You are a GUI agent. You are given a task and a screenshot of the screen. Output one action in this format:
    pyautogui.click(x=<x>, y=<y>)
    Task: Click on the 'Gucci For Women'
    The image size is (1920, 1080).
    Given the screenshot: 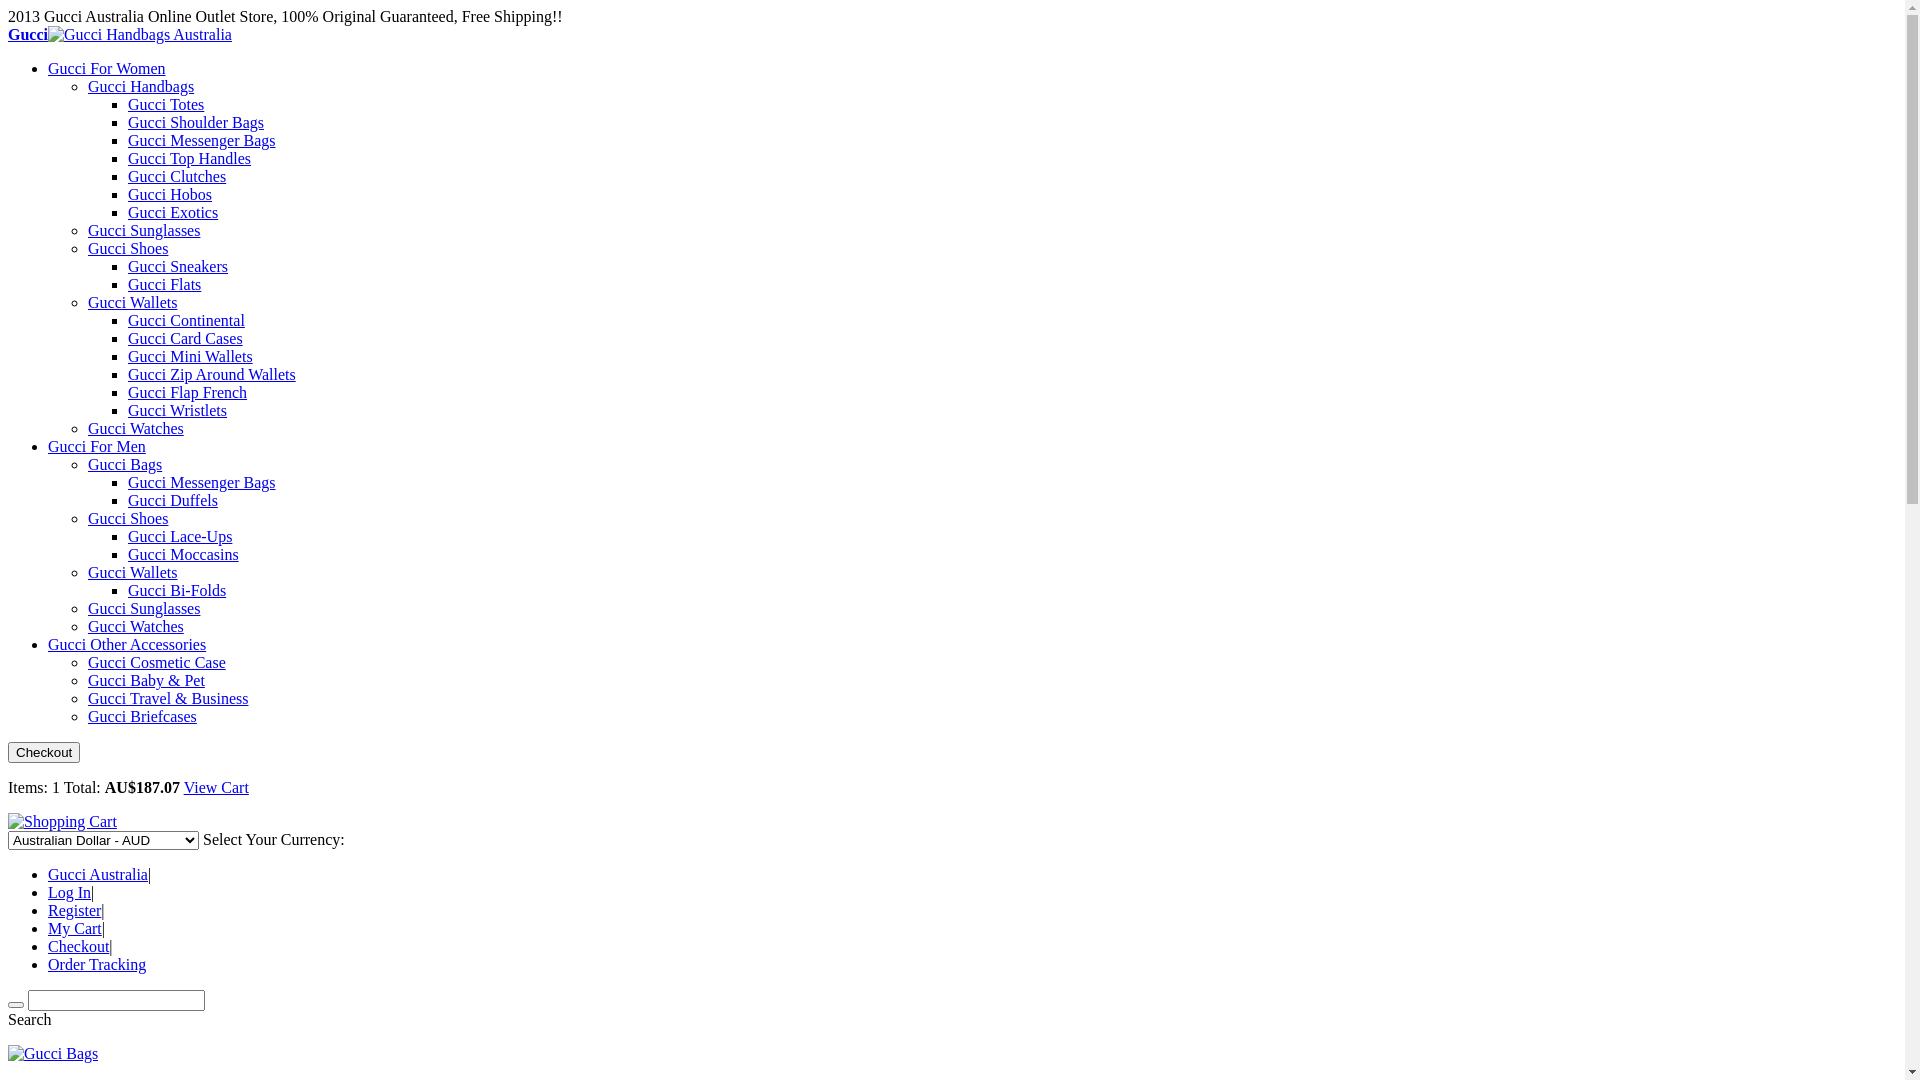 What is the action you would take?
    pyautogui.click(x=48, y=67)
    